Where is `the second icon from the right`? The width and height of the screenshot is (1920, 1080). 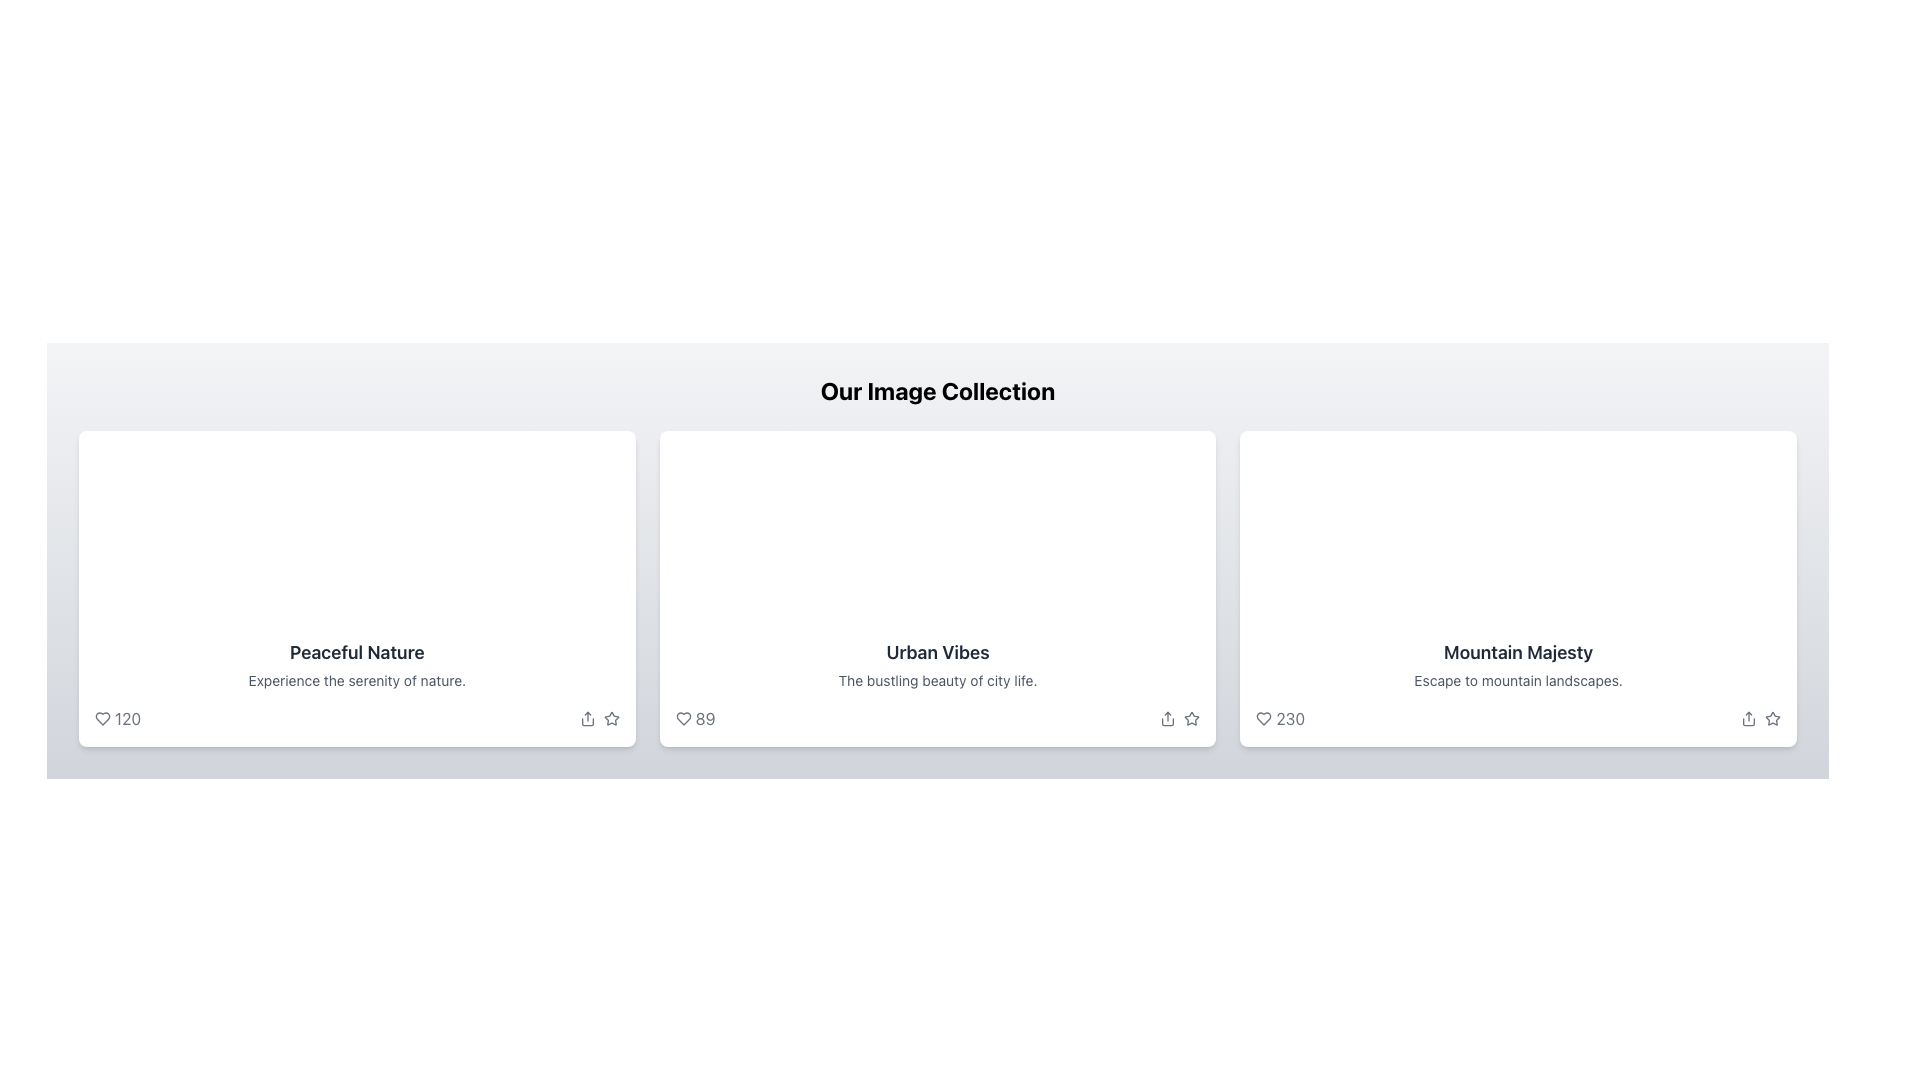 the second icon from the right is located at coordinates (1772, 717).